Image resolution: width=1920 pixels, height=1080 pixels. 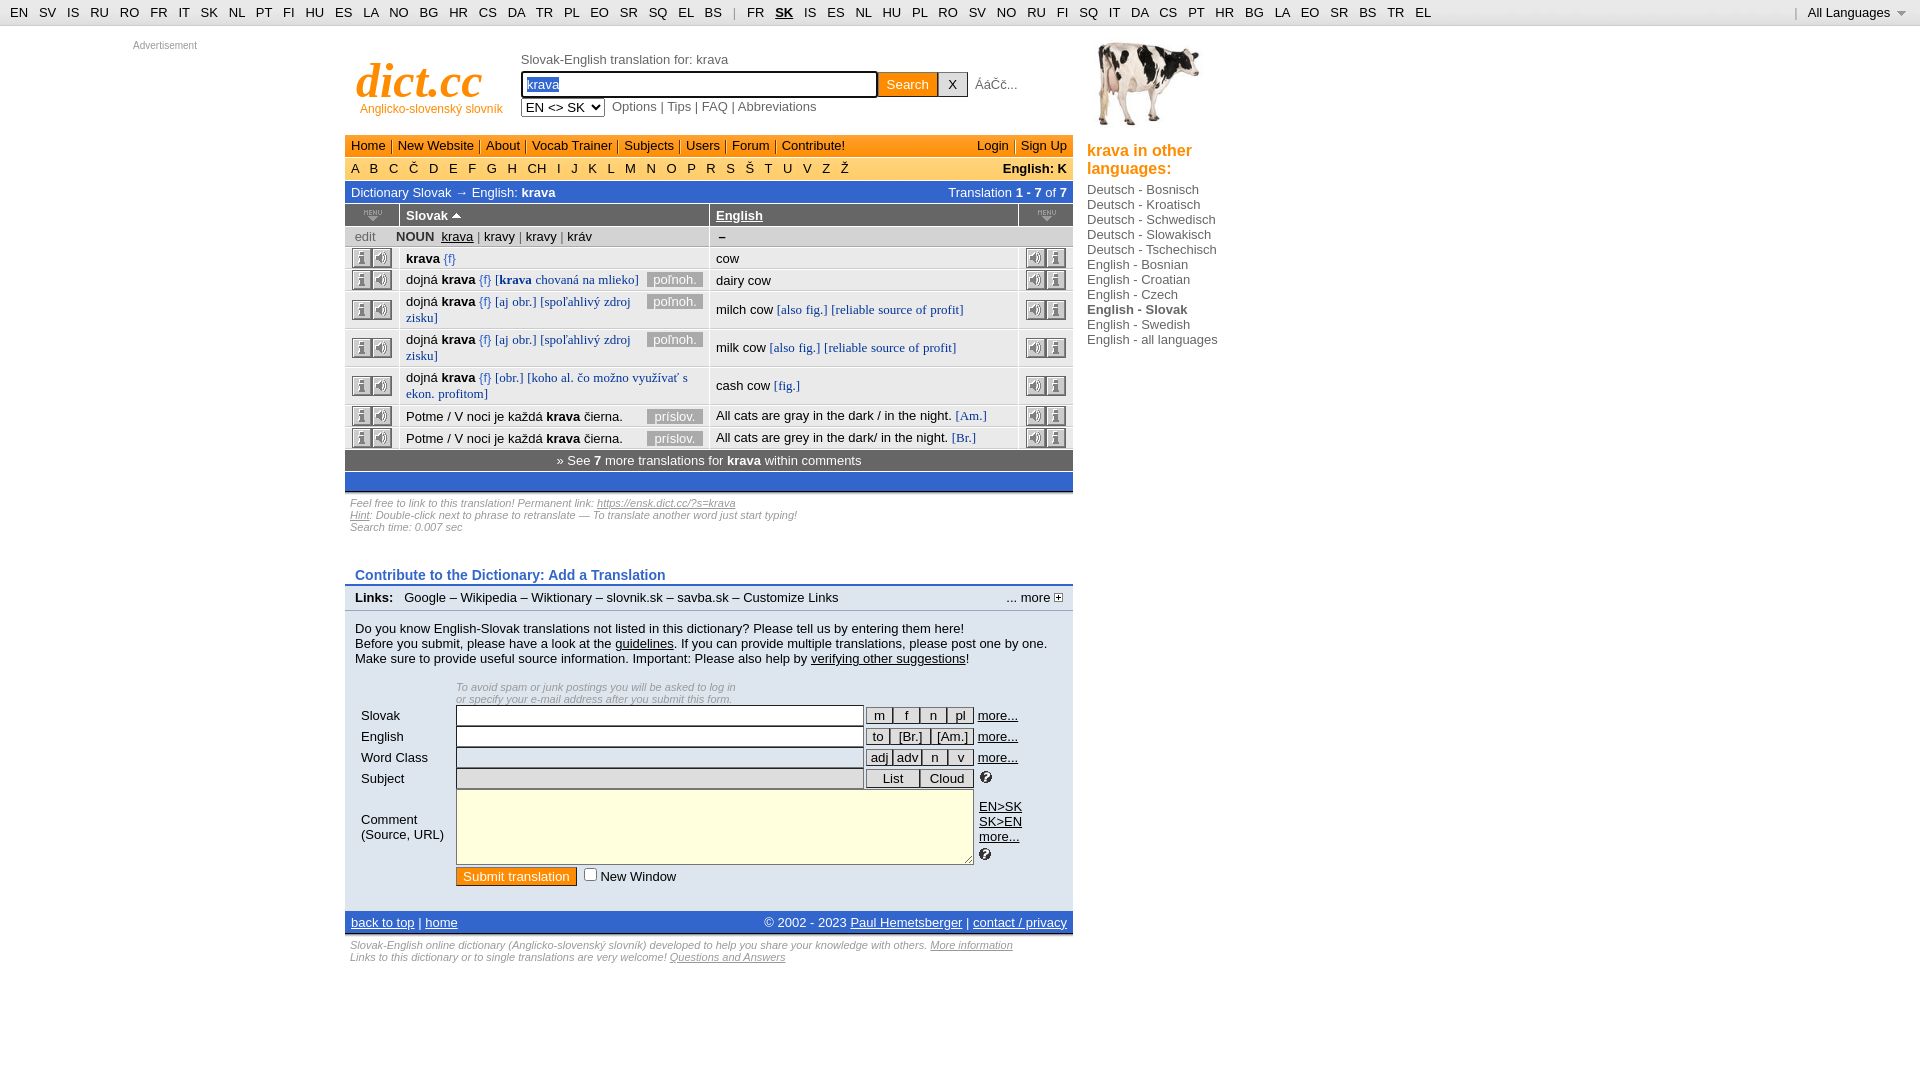 I want to click on 'English - Swedish', so click(x=1085, y=323).